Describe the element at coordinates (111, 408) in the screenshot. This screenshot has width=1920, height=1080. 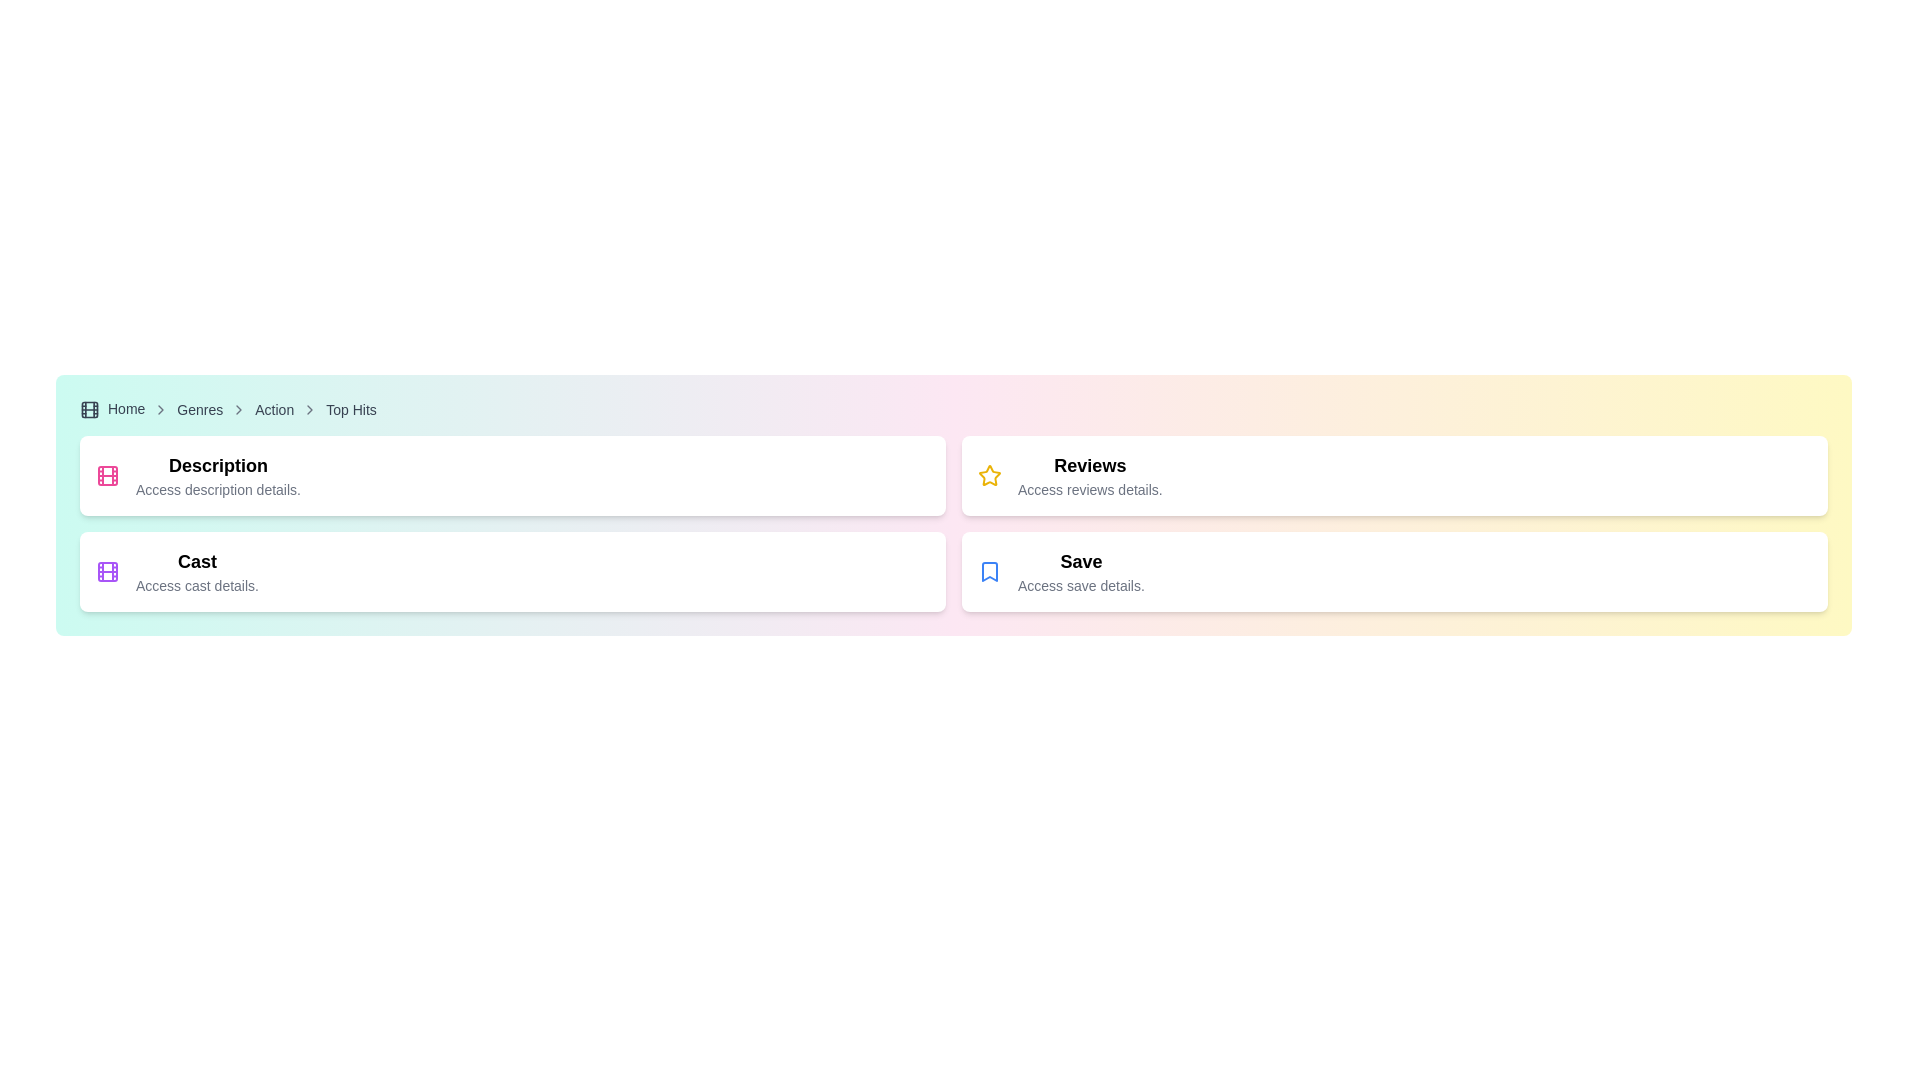
I see `the clickable text link with an associated icon located at the far left of the breadcrumb navigation section to change its color to blue` at that location.